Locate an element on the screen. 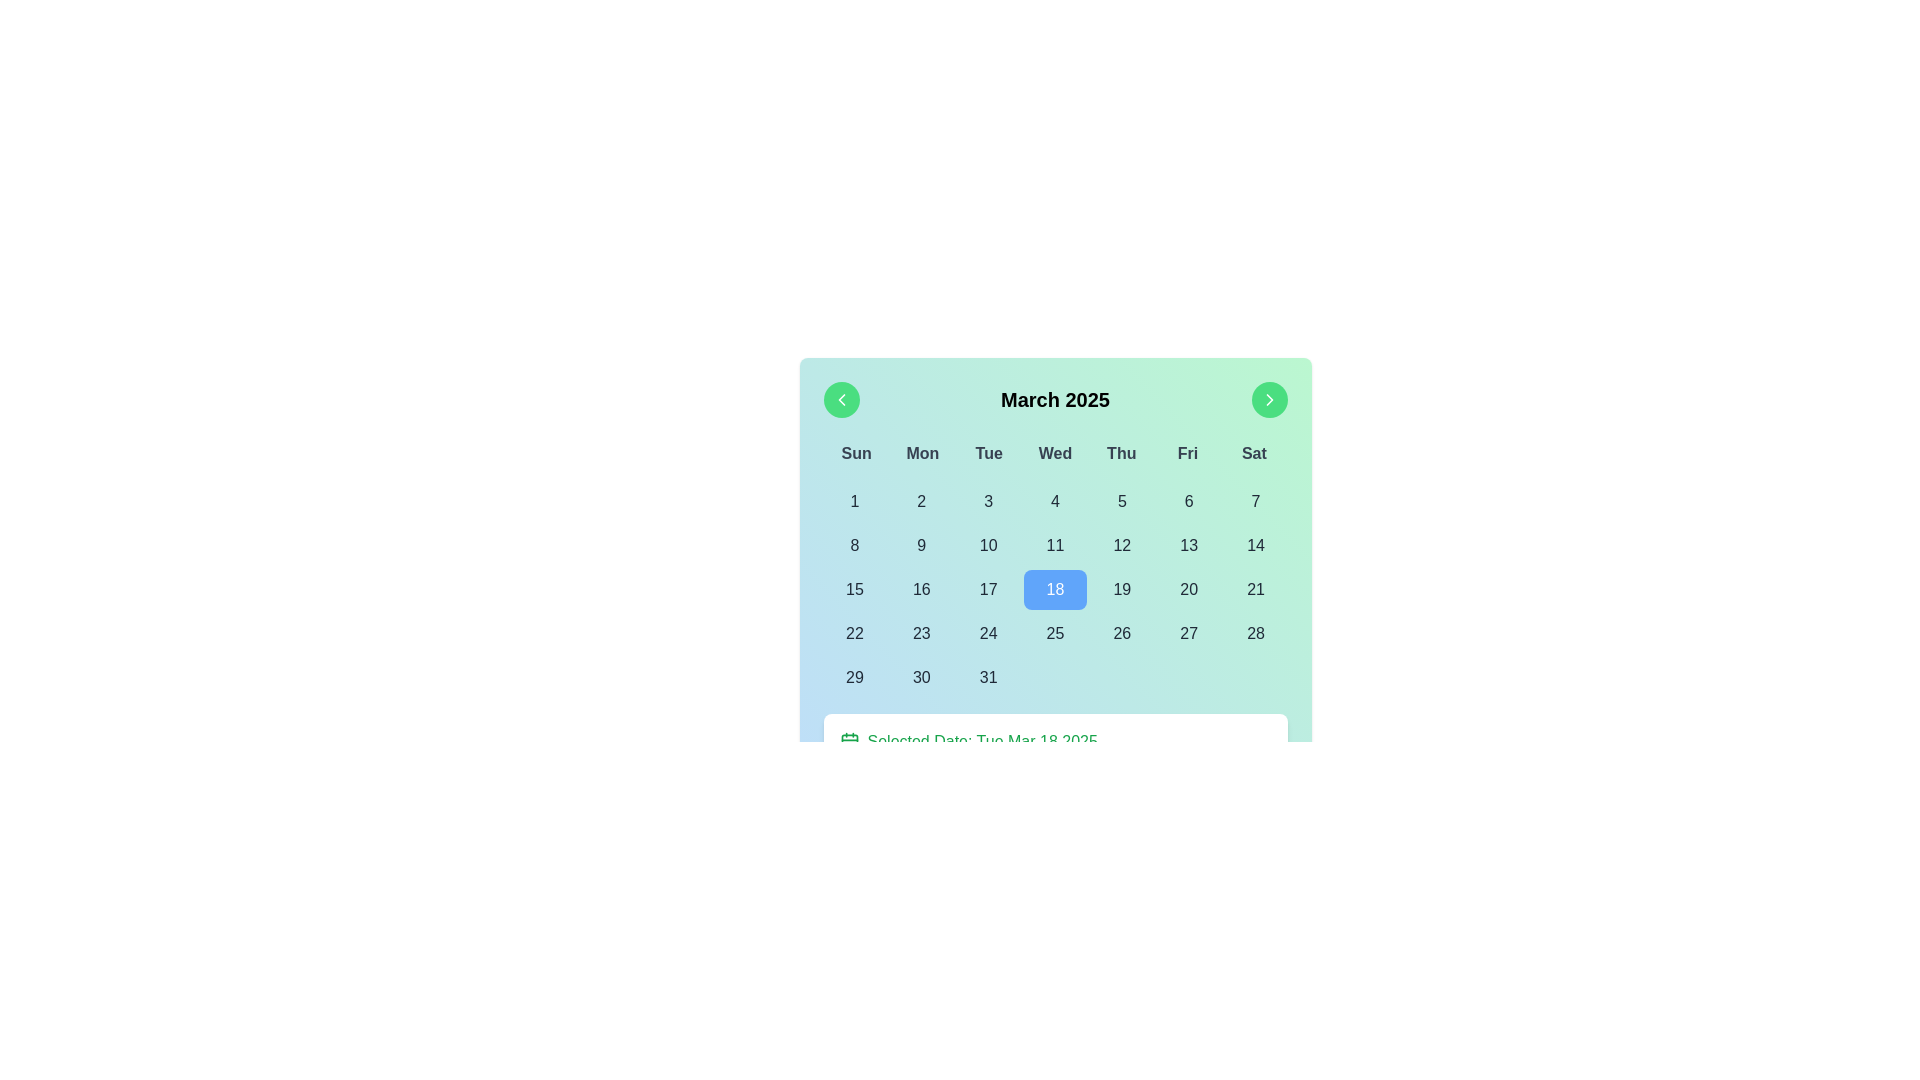  the Label row that serves as the header for the calendar days, located below the title 'March 2025' and above the grid of days is located at coordinates (1054, 454).